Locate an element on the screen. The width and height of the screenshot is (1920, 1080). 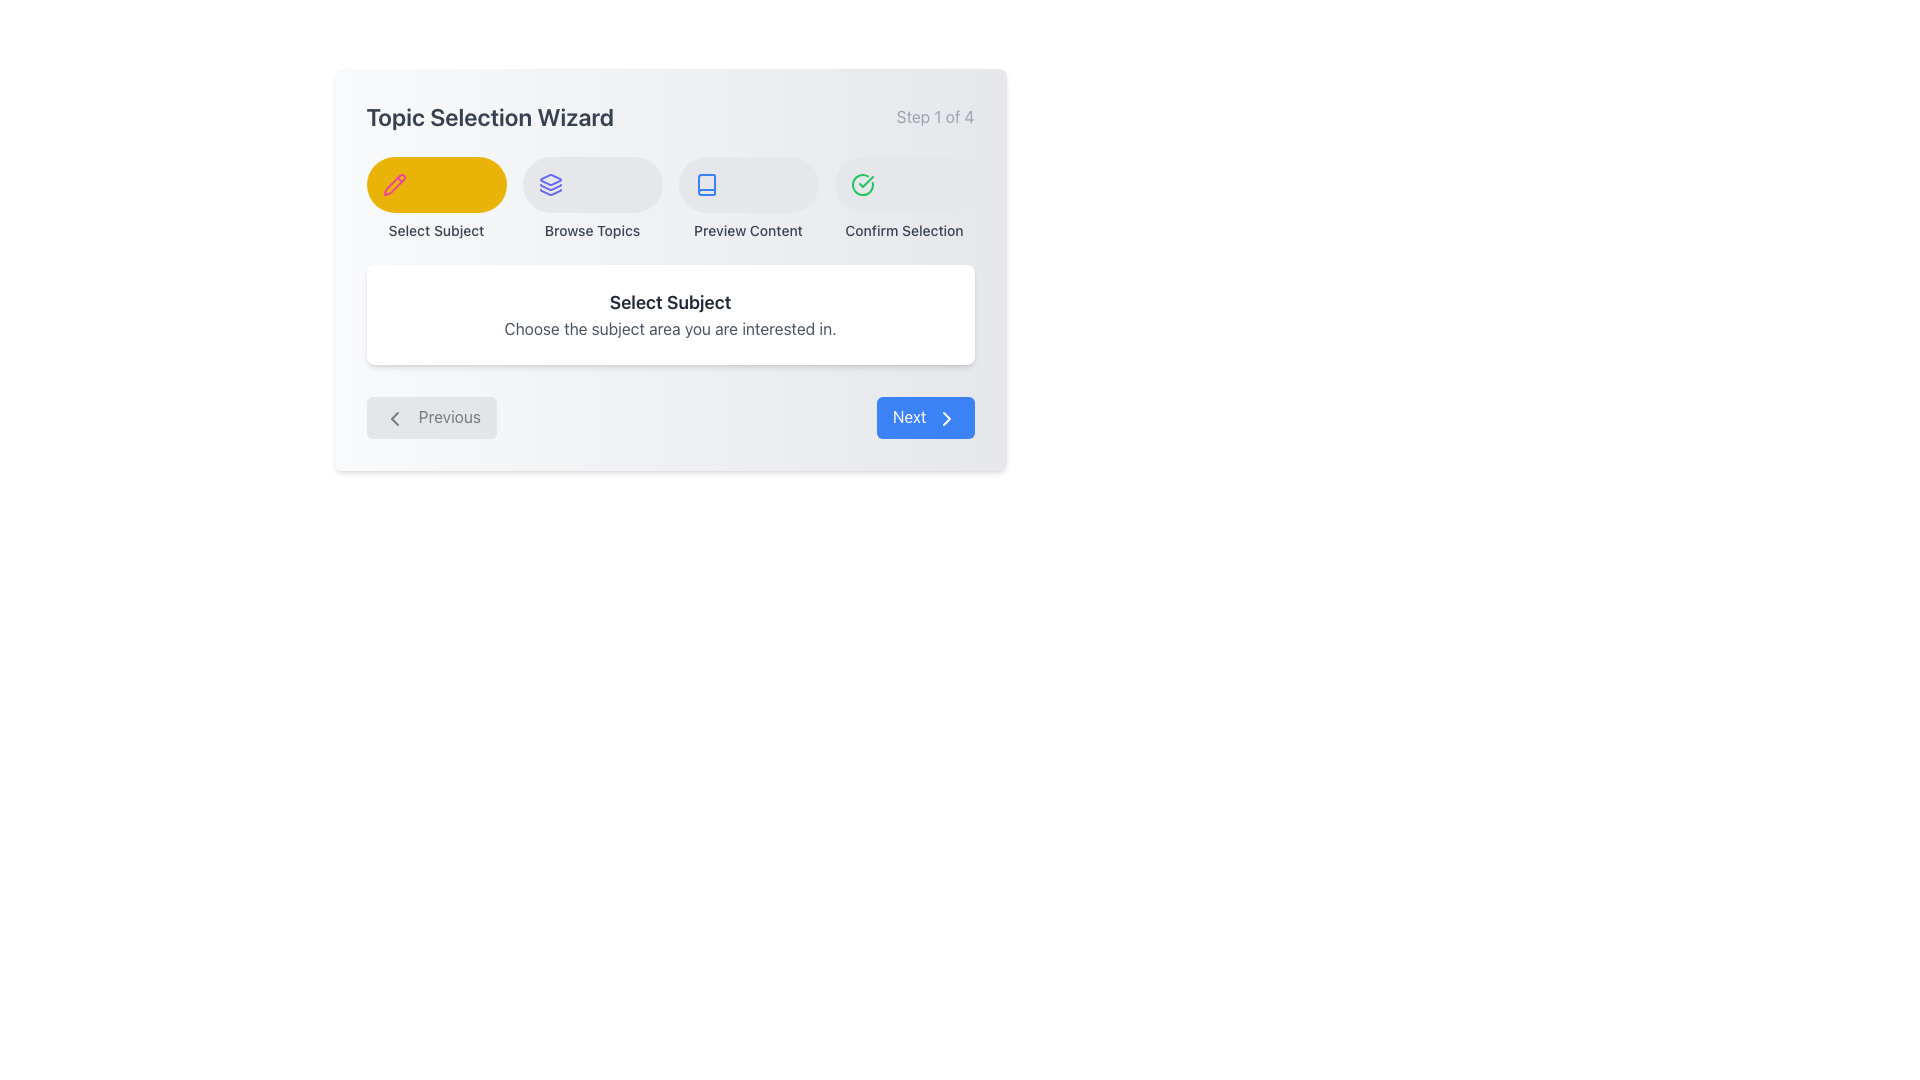
the text label for the third tab in the navigation interface, which is centered horizontally below a rounded icon and SVG elements is located at coordinates (747, 230).